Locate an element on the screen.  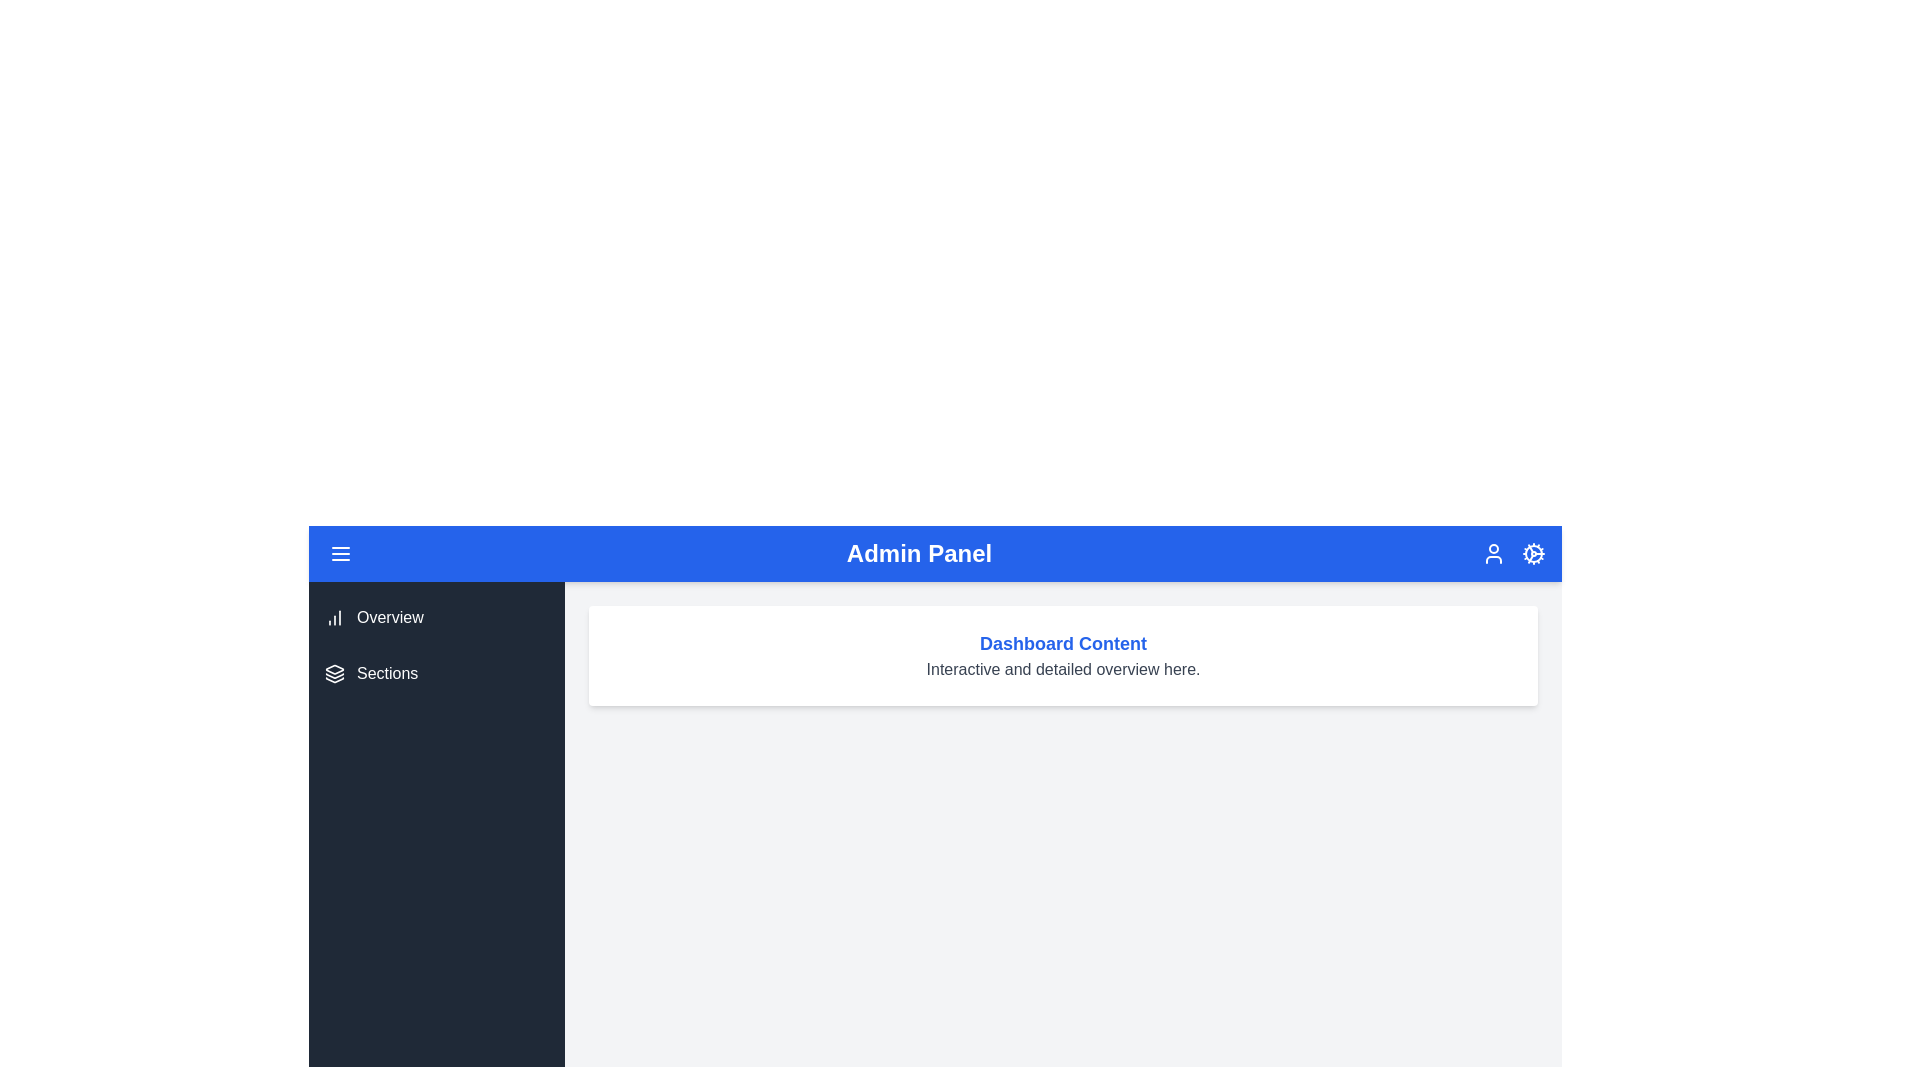
the user icon in the header is located at coordinates (1493, 554).